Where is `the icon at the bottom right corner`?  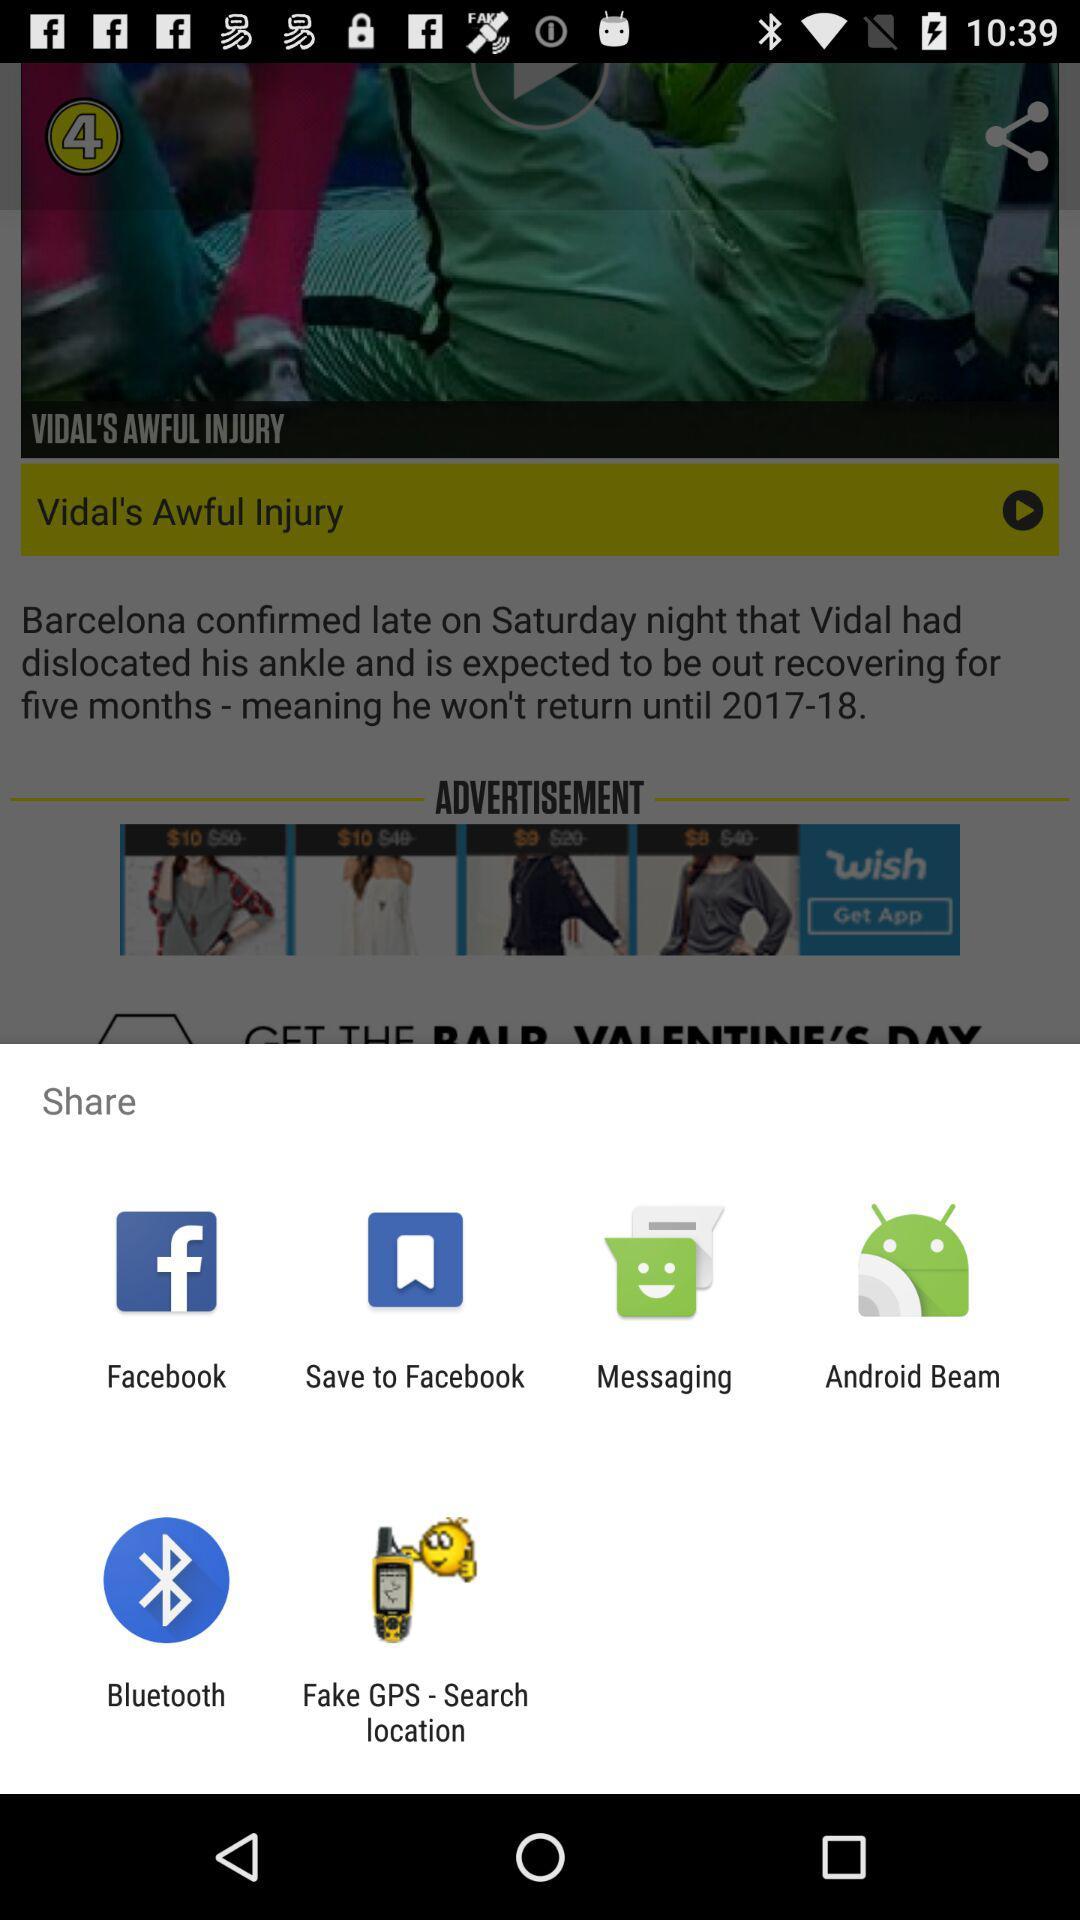 the icon at the bottom right corner is located at coordinates (913, 1392).